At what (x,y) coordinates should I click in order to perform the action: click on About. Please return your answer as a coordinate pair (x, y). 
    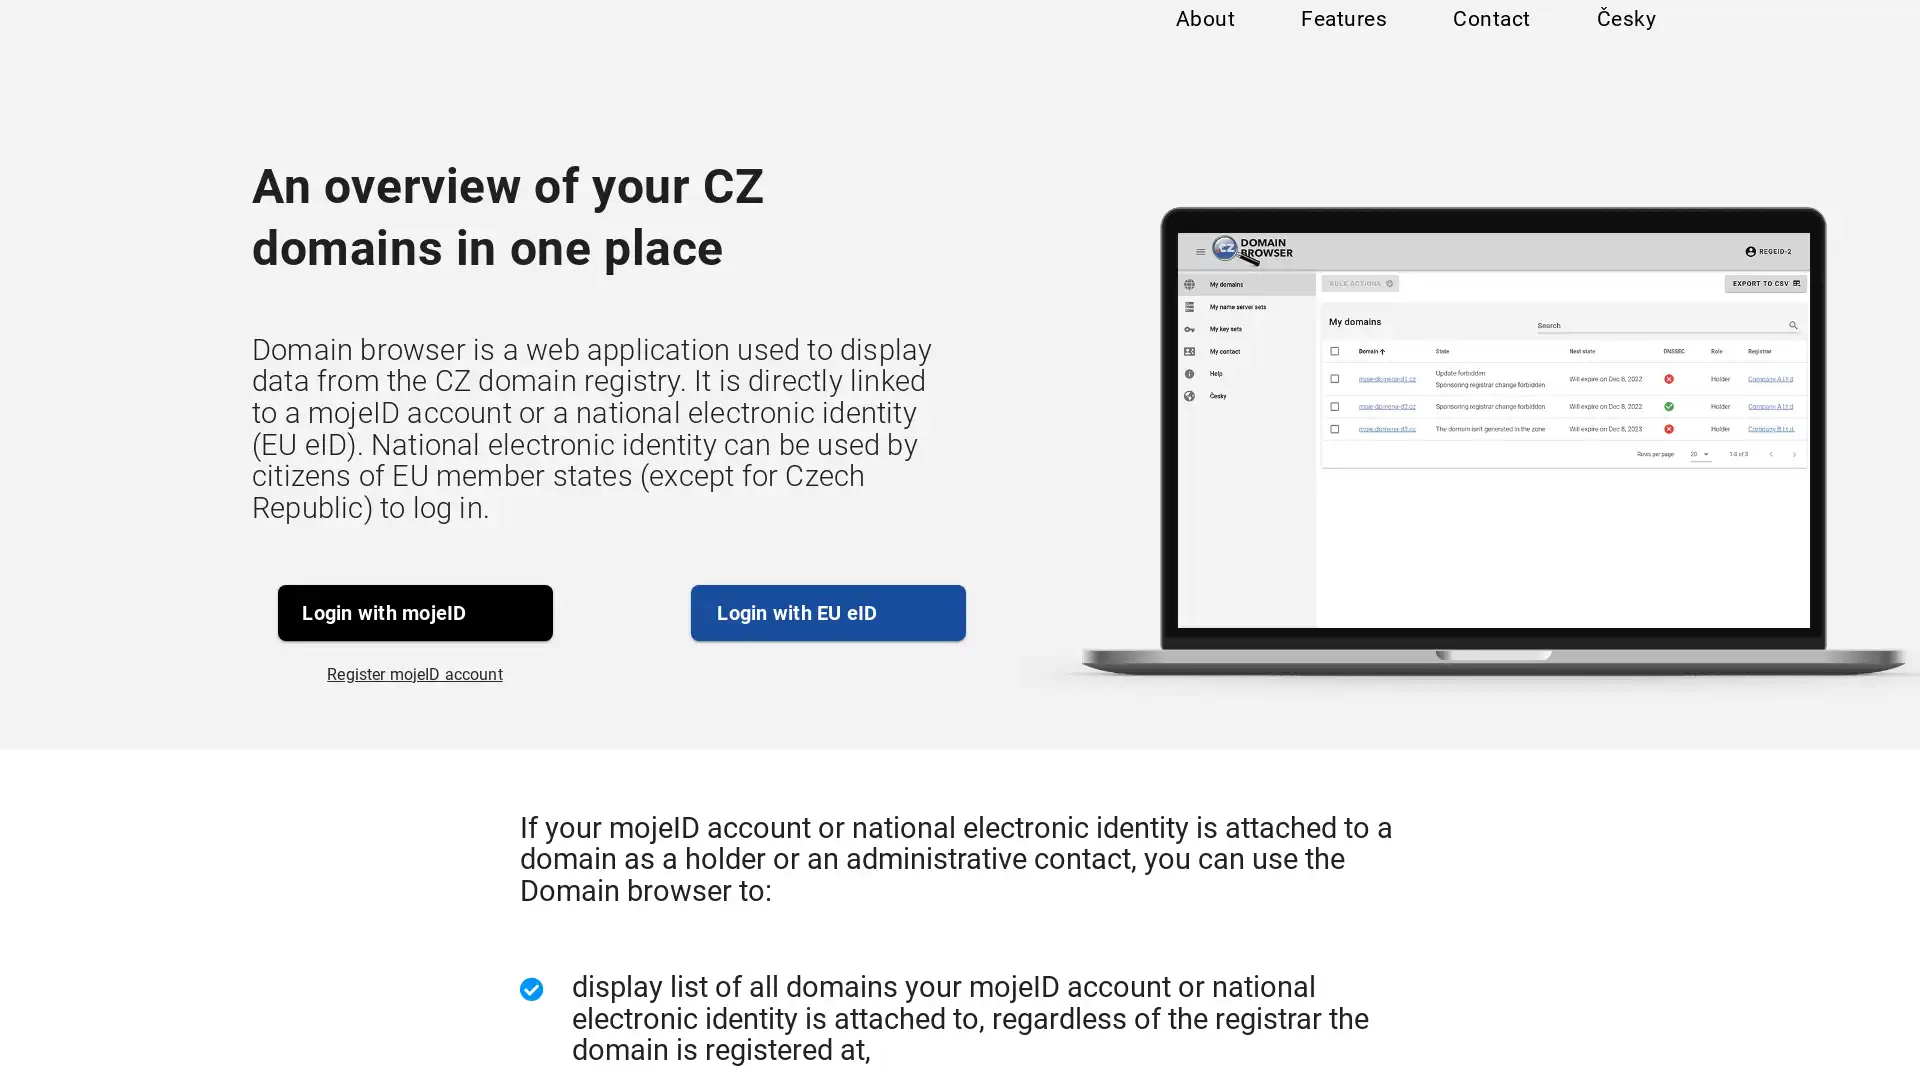
    Looking at the image, I should click on (1203, 42).